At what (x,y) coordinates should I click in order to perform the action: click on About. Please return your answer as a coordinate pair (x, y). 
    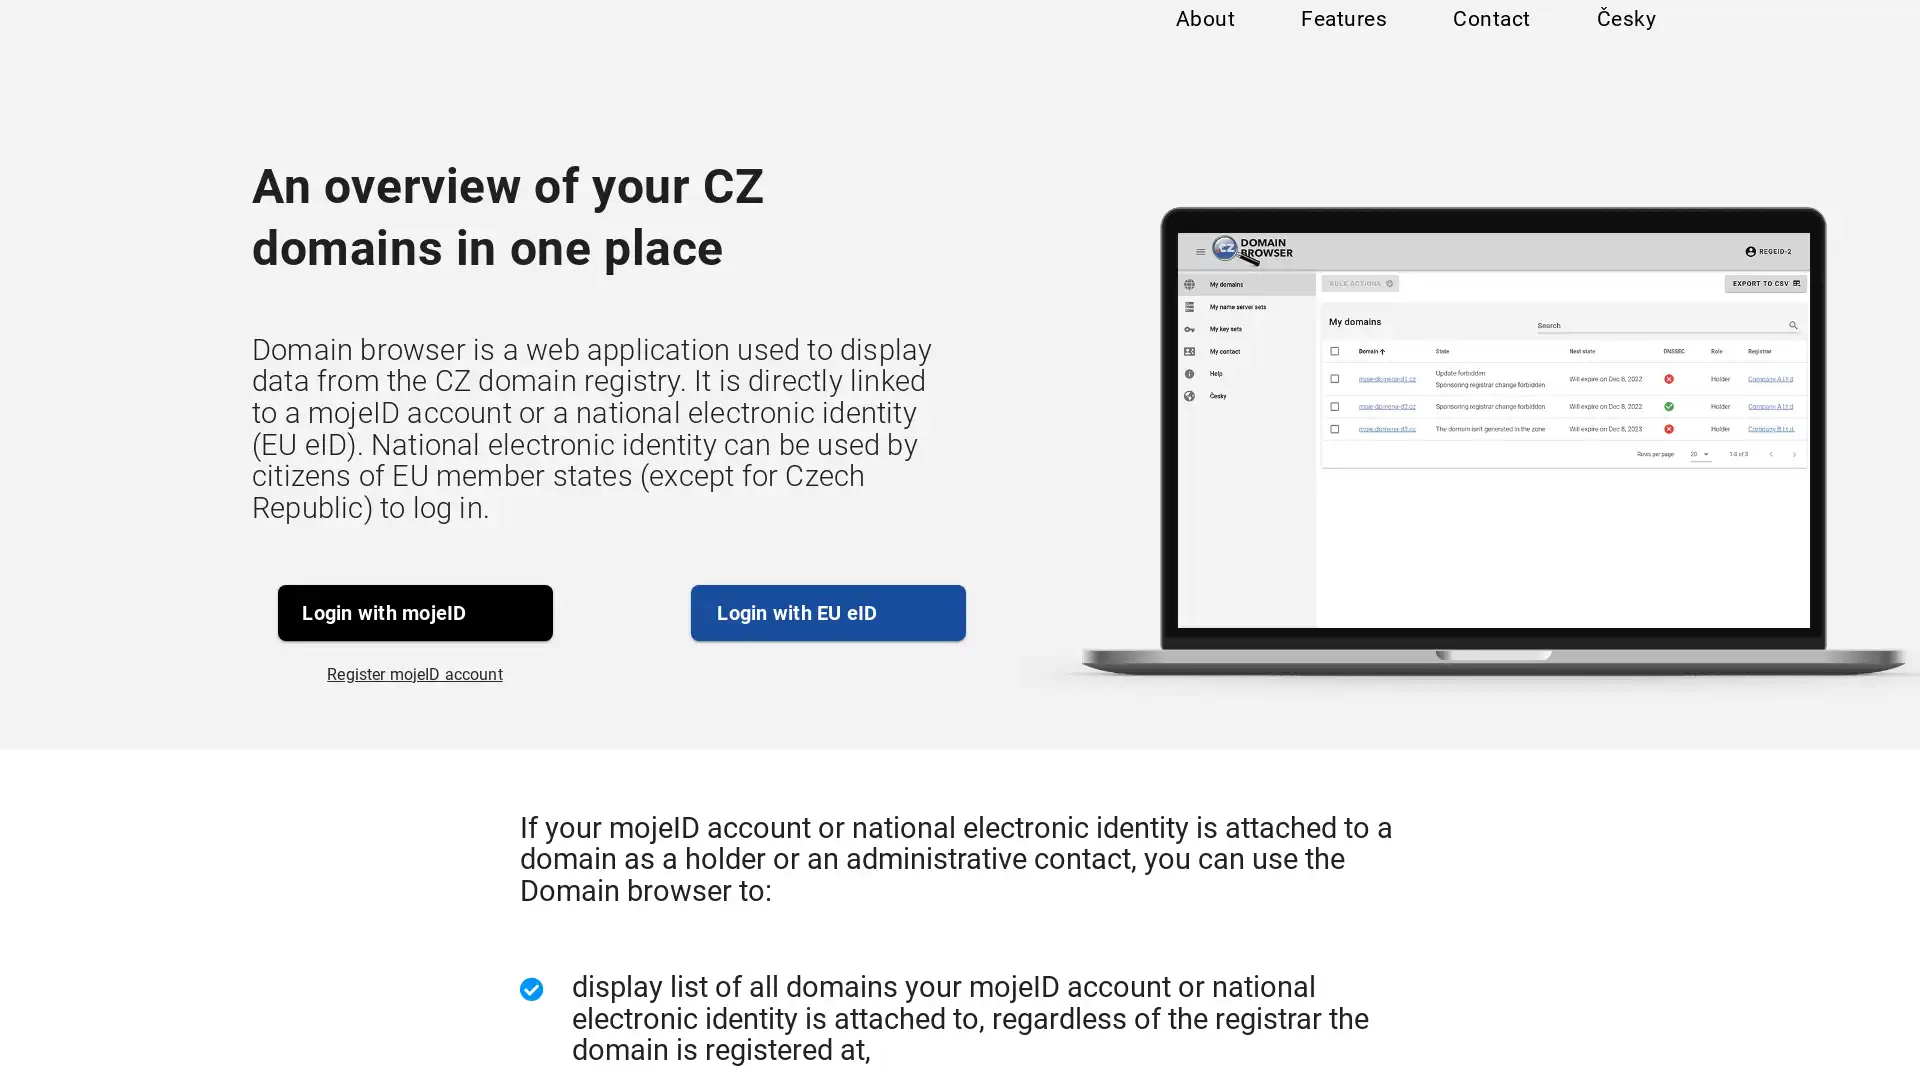
    Looking at the image, I should click on (1203, 42).